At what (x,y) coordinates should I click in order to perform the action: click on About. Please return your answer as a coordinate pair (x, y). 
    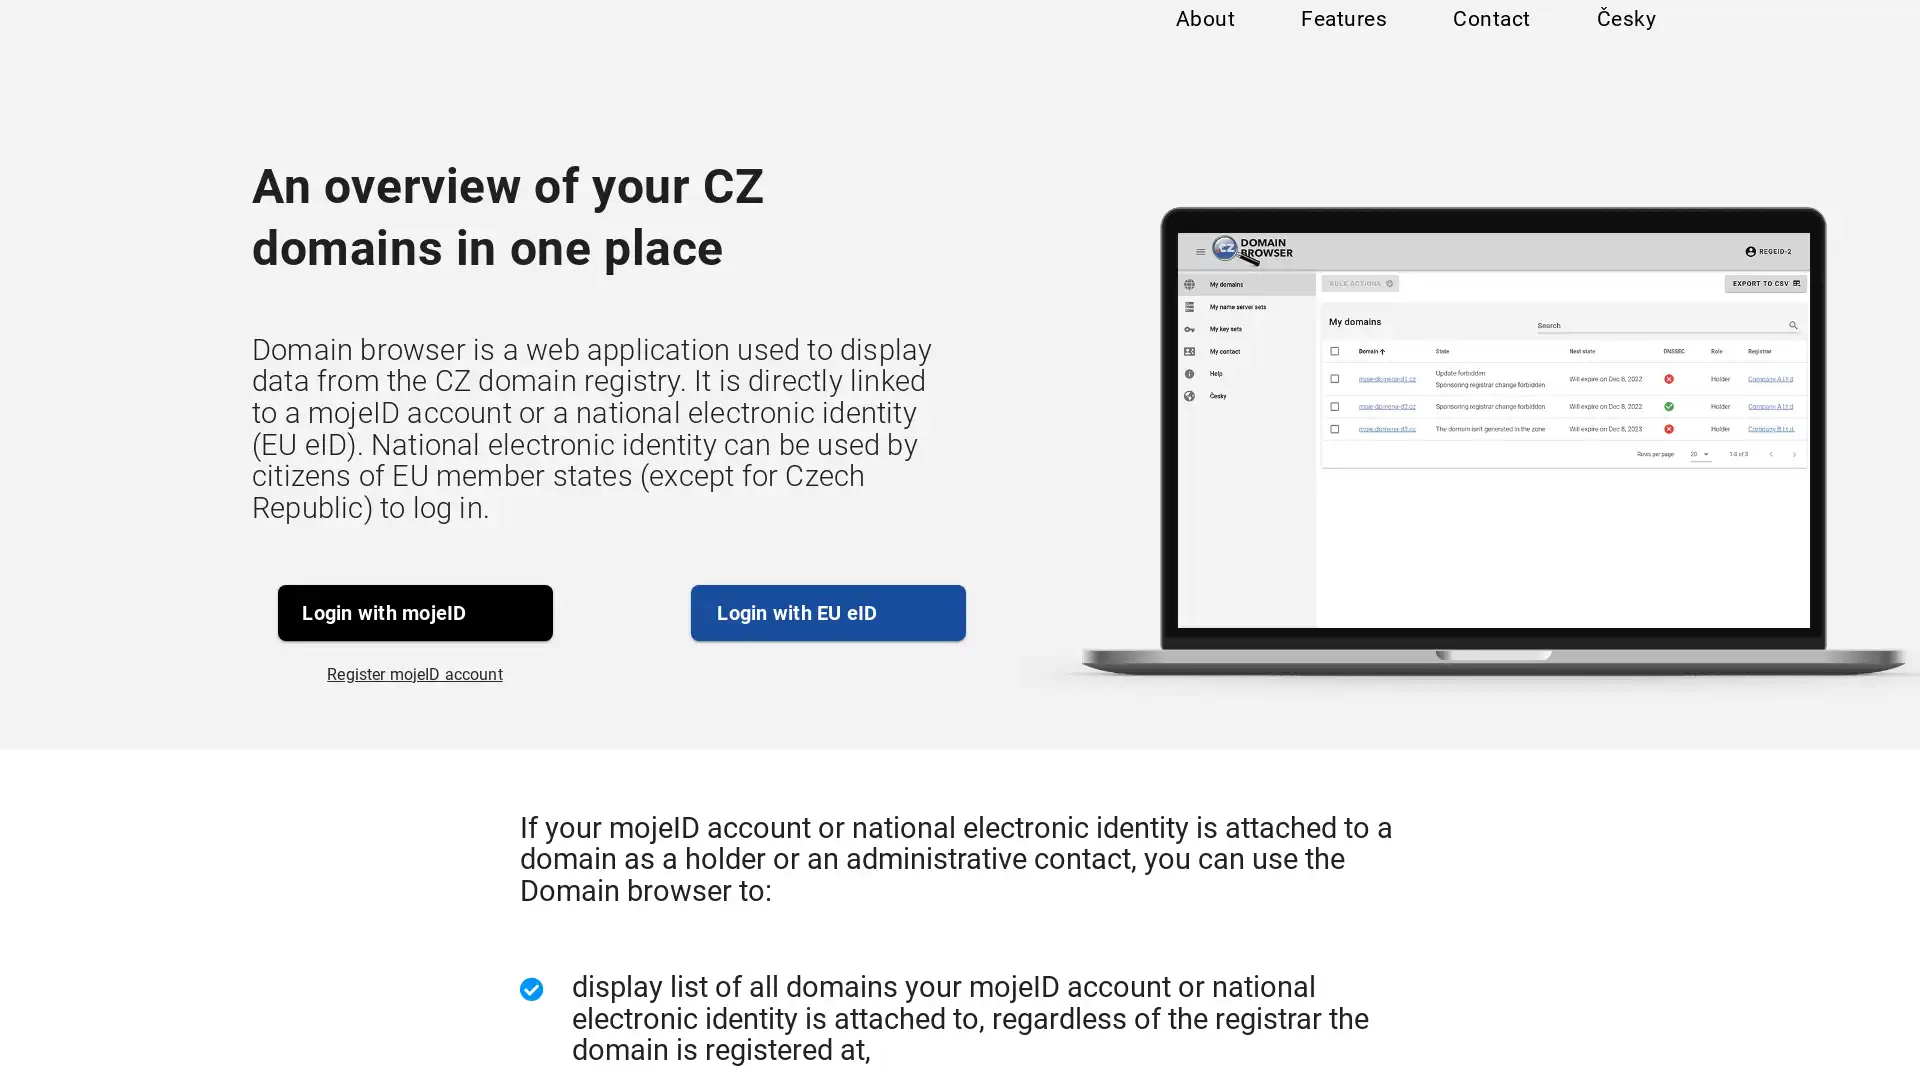
    Looking at the image, I should click on (1203, 42).